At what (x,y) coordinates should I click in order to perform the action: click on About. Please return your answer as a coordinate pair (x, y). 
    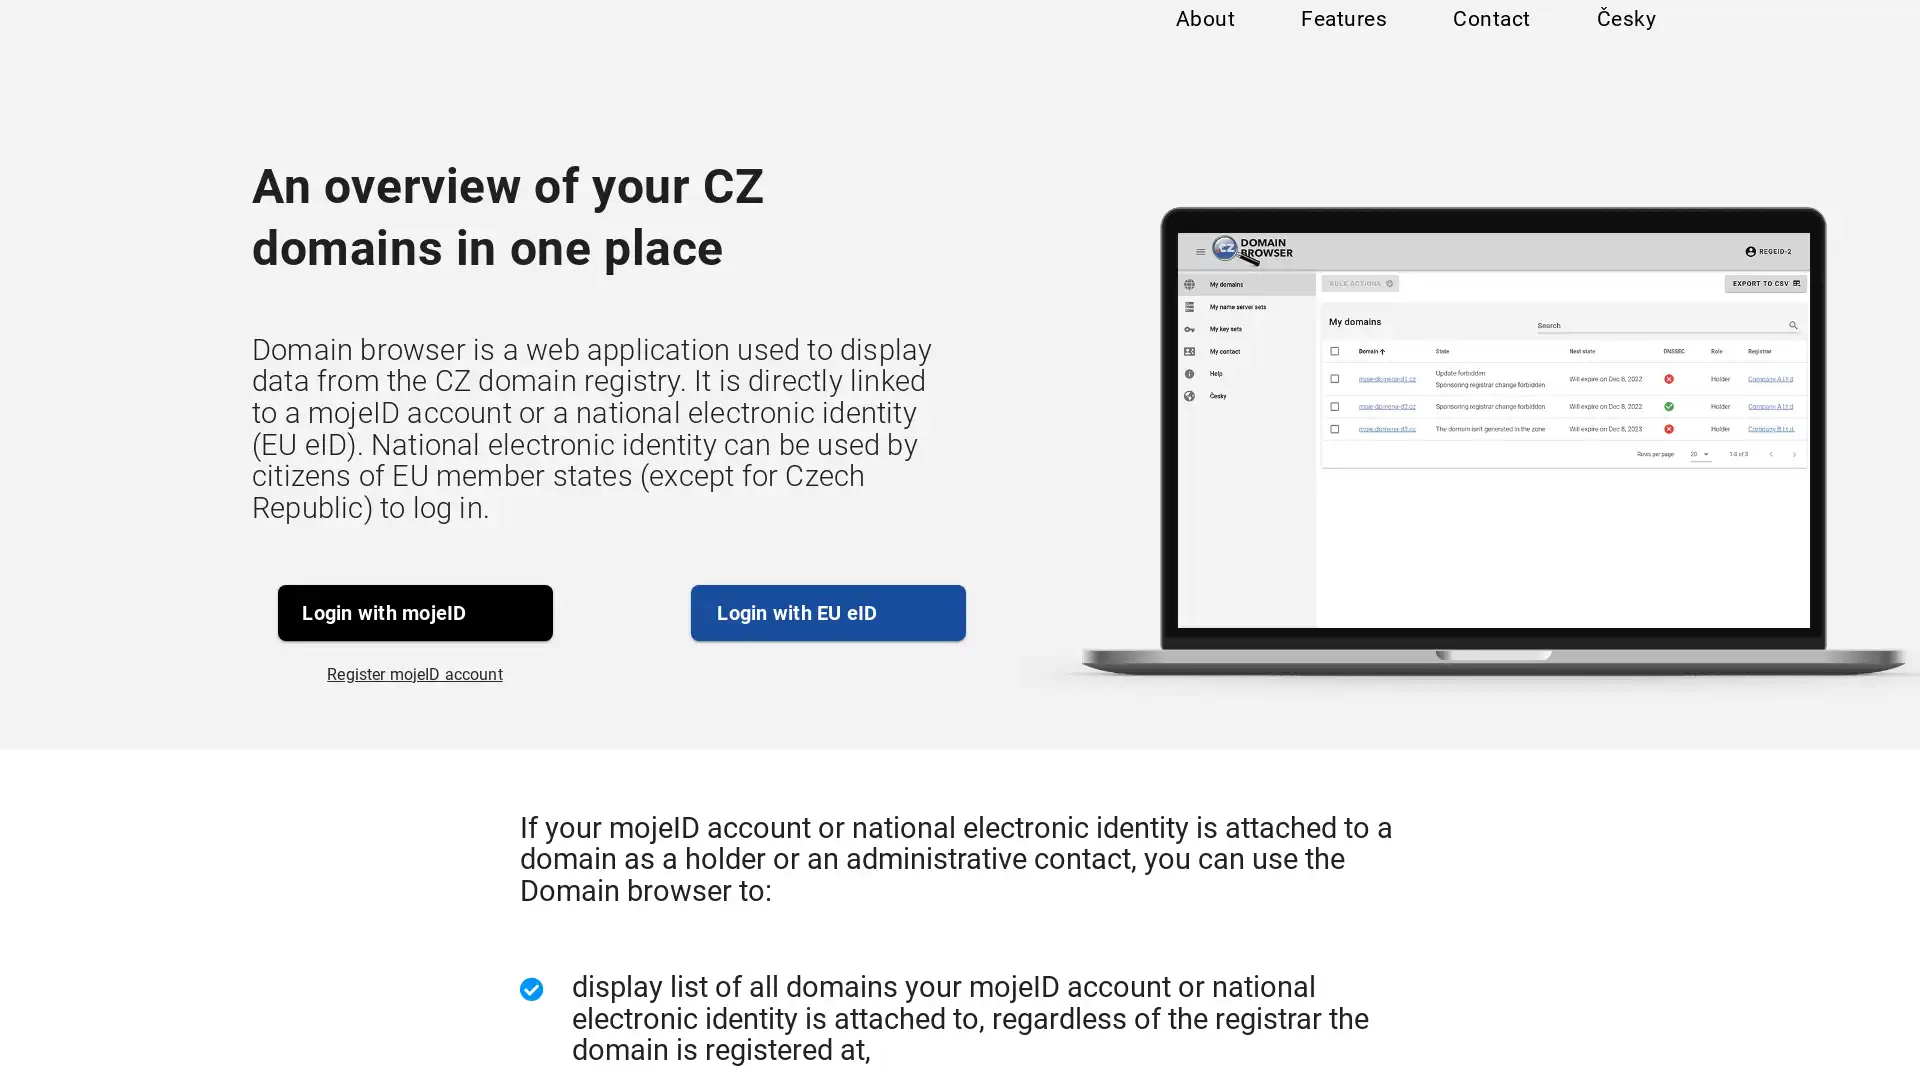
    Looking at the image, I should click on (1203, 42).